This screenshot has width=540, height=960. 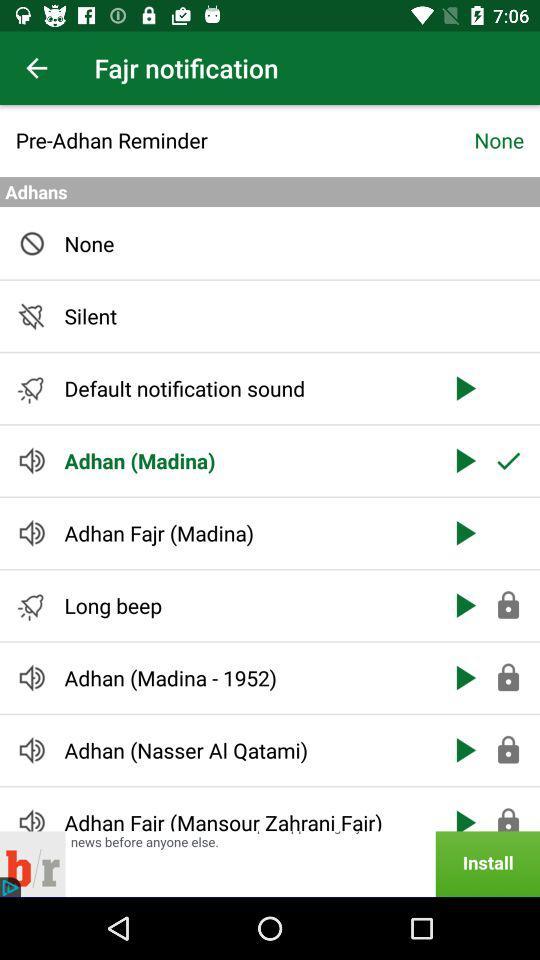 I want to click on default notification sound item, so click(x=245, y=387).